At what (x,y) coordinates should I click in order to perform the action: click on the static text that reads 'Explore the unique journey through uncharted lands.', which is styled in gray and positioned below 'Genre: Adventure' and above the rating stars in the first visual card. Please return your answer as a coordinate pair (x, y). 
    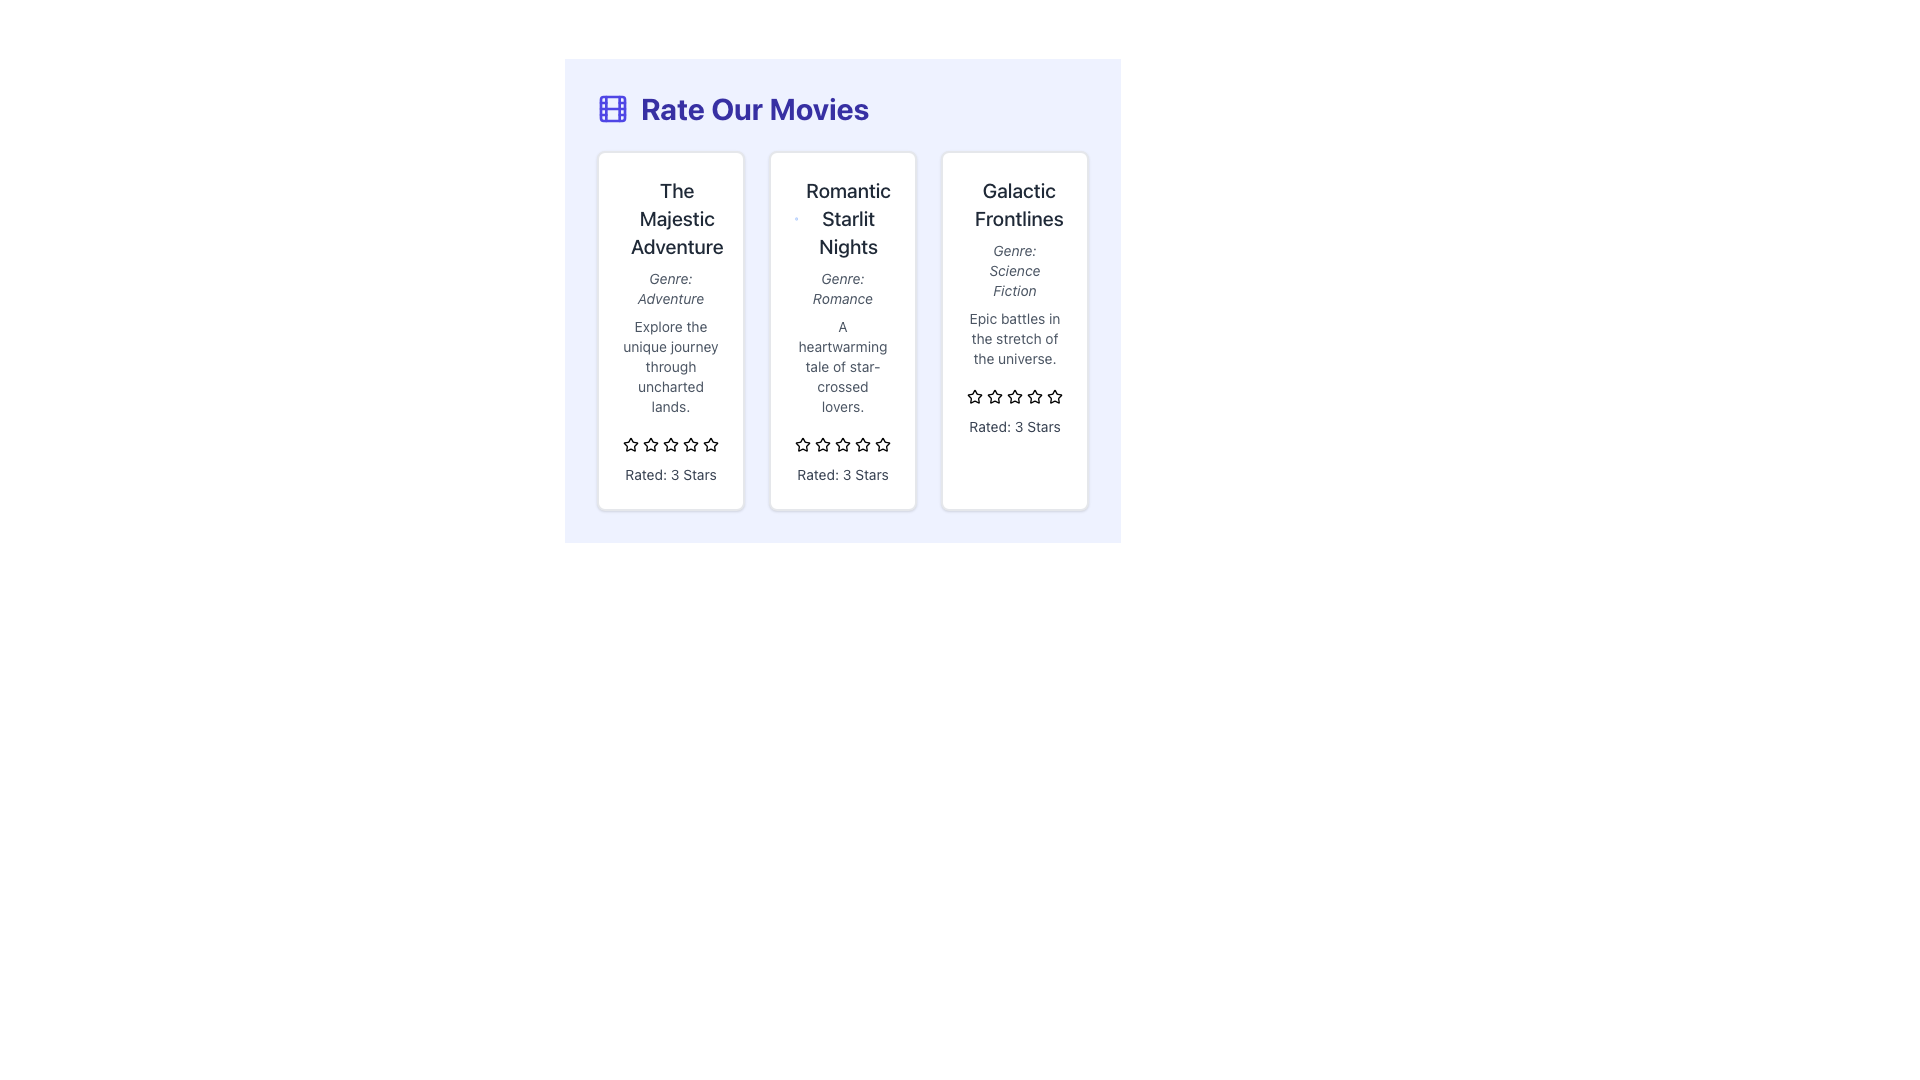
    Looking at the image, I should click on (671, 366).